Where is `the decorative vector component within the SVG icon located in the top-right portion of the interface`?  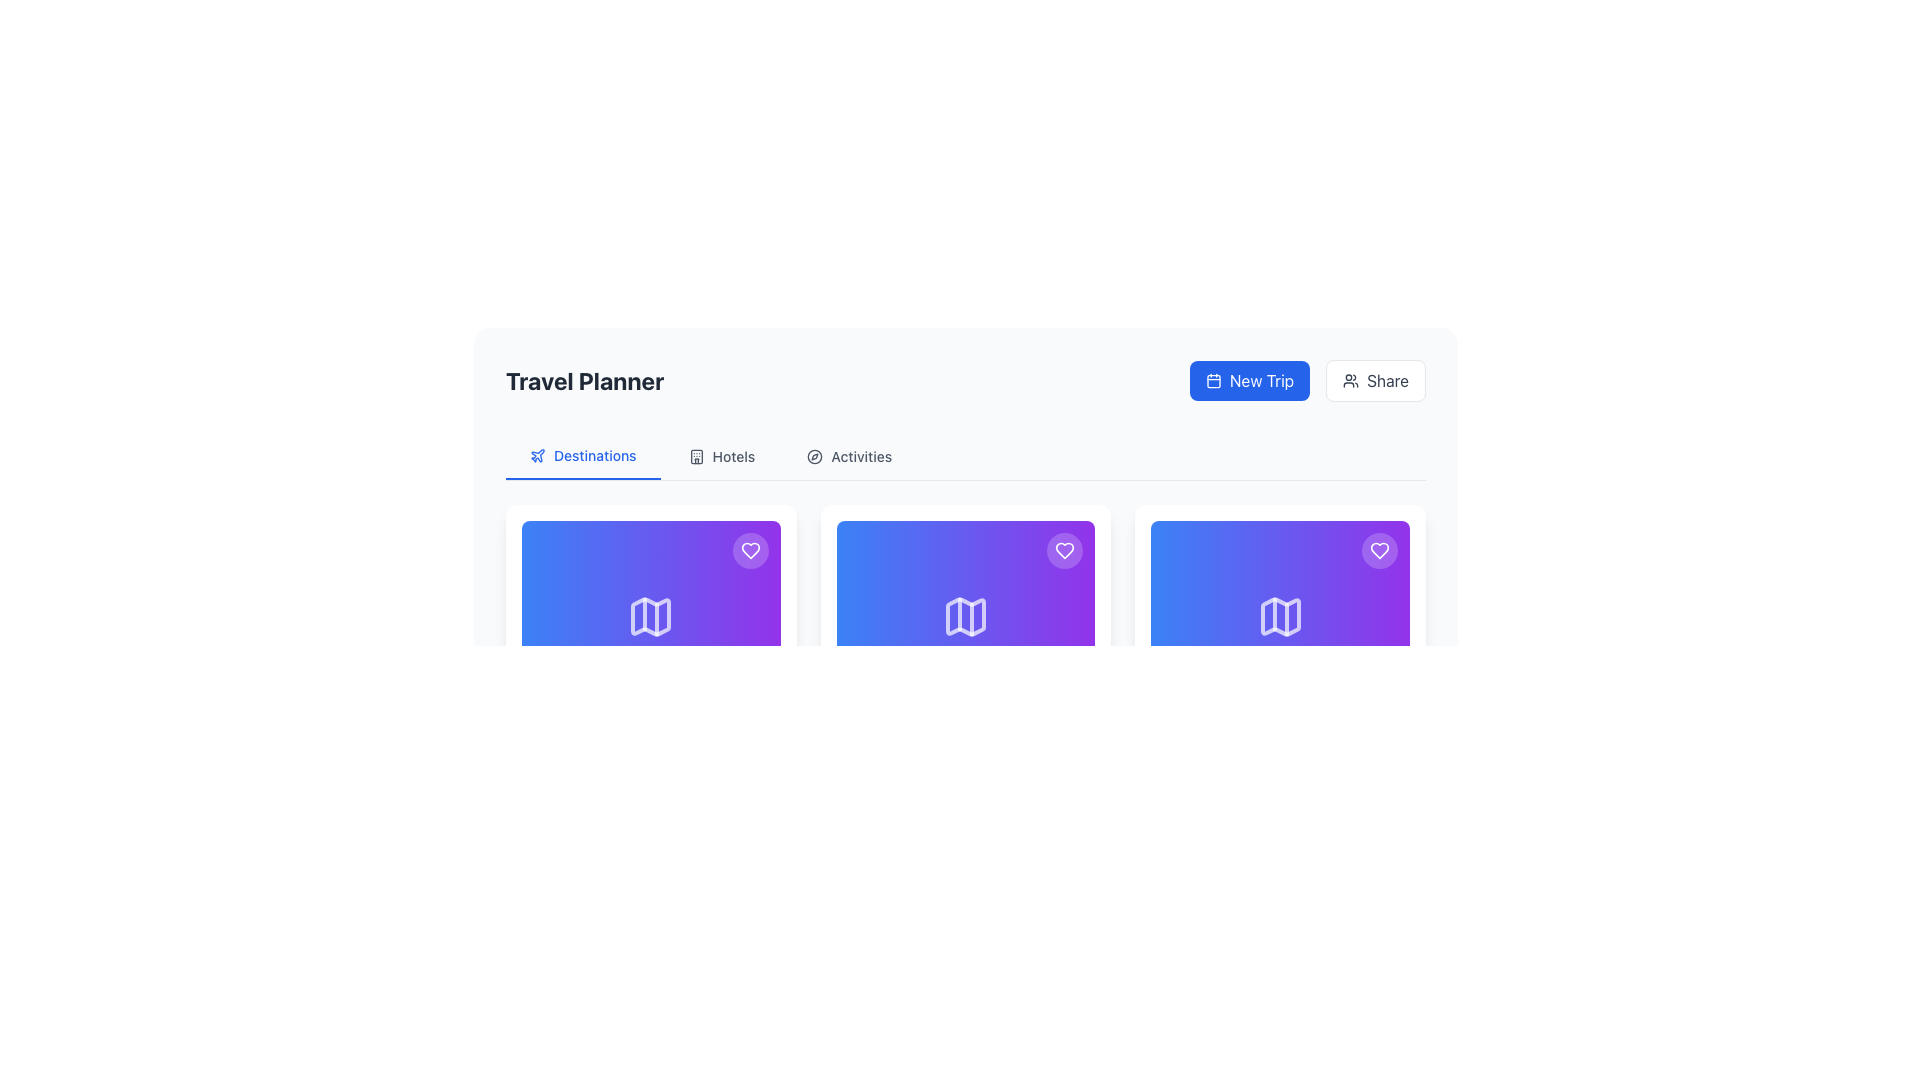
the decorative vector component within the SVG icon located in the top-right portion of the interface is located at coordinates (696, 456).